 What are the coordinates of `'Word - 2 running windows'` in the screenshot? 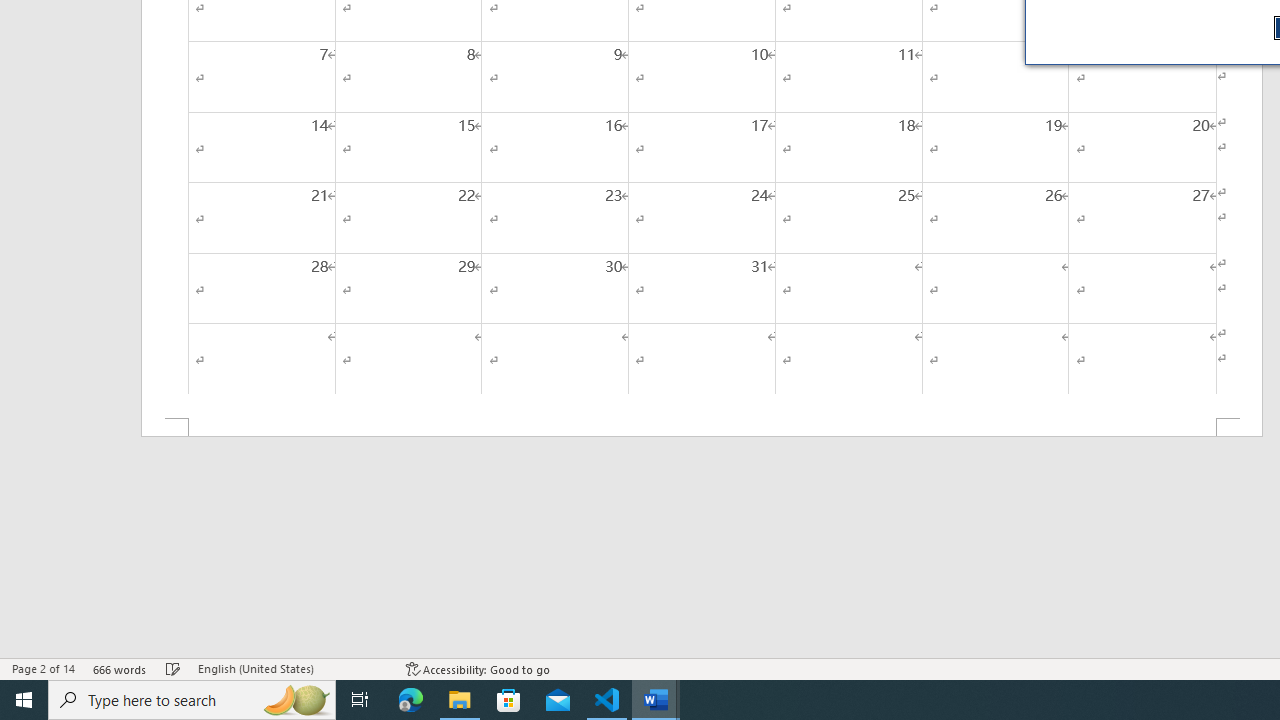 It's located at (656, 698).